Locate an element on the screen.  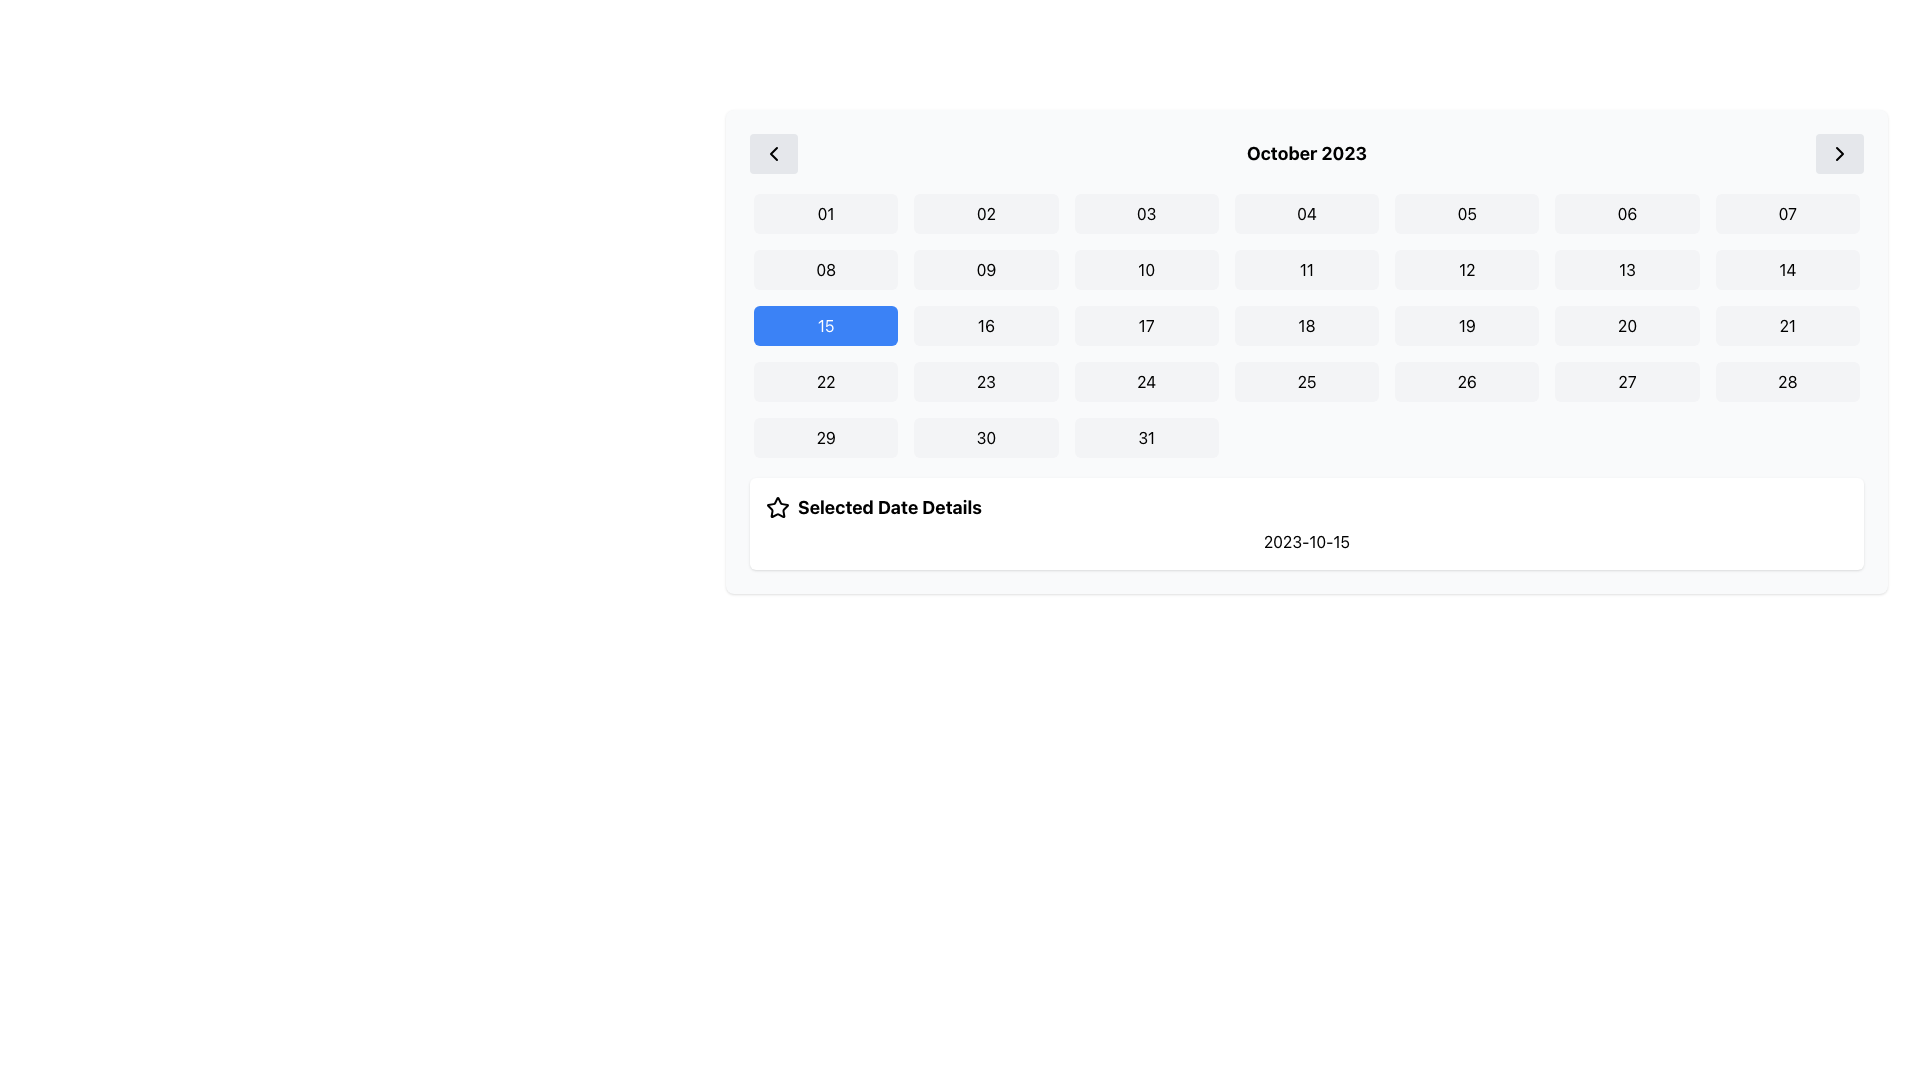
the button displaying the number '30', located at the bottom-right corner of the calendar widget is located at coordinates (986, 437).